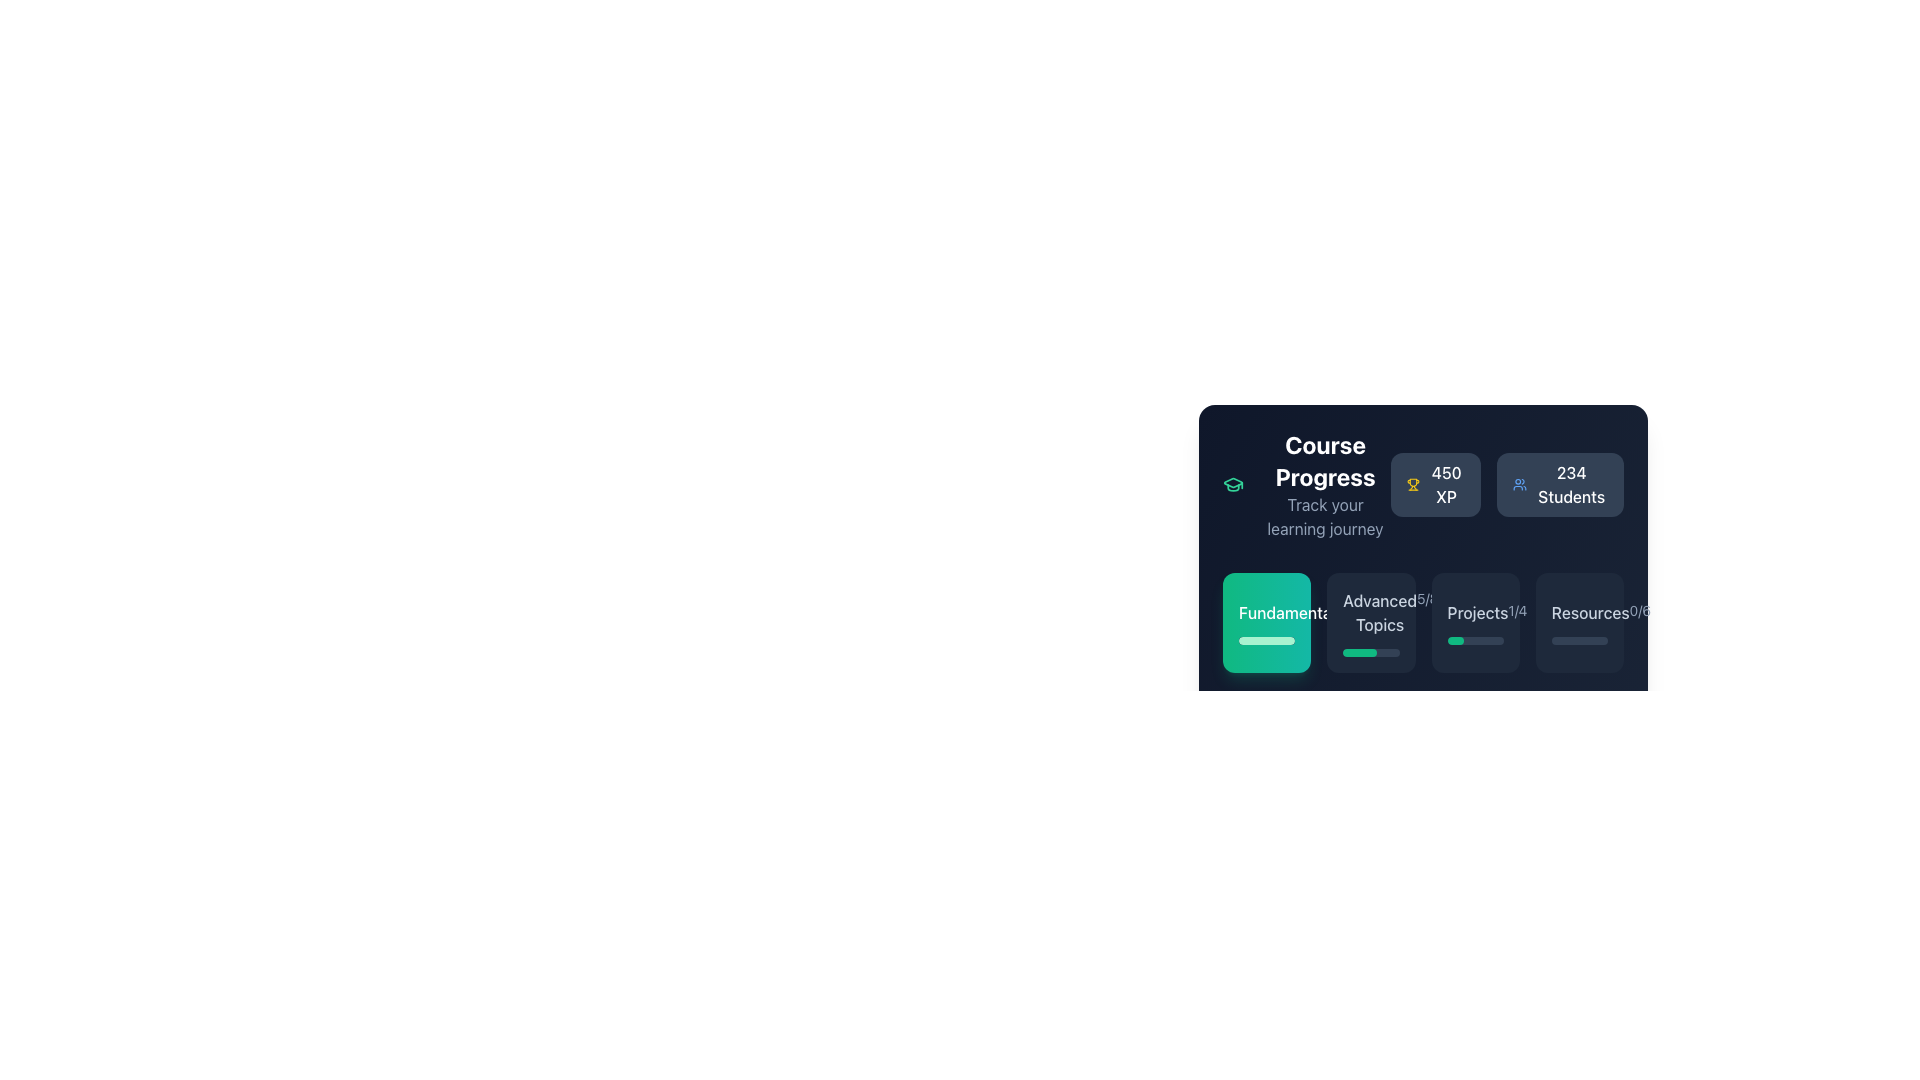 Image resolution: width=1920 pixels, height=1080 pixels. What do you see at coordinates (1291, 612) in the screenshot?
I see `the 'Fundamentals' label in the 'Course Progress' section, which is the first card in a horizontal list of modules` at bounding box center [1291, 612].